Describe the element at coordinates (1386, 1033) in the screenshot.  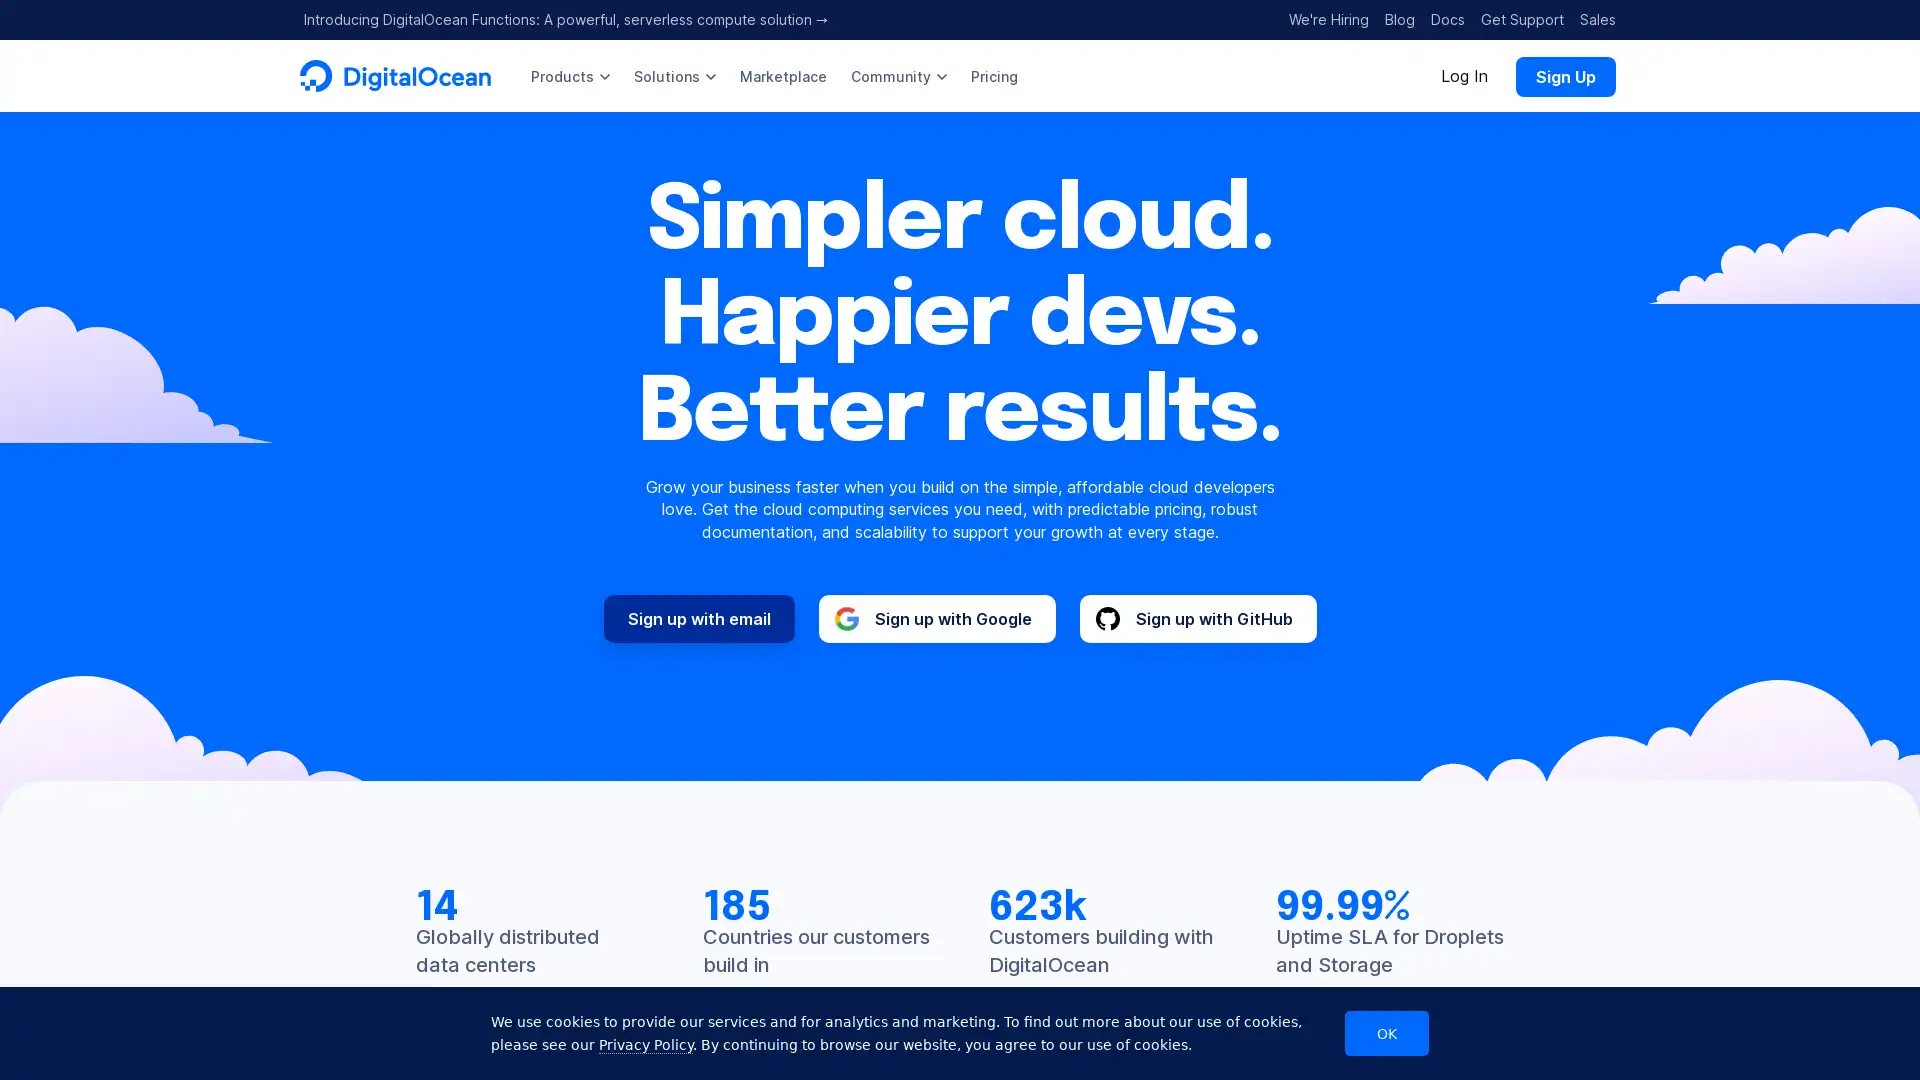
I see `OK` at that location.